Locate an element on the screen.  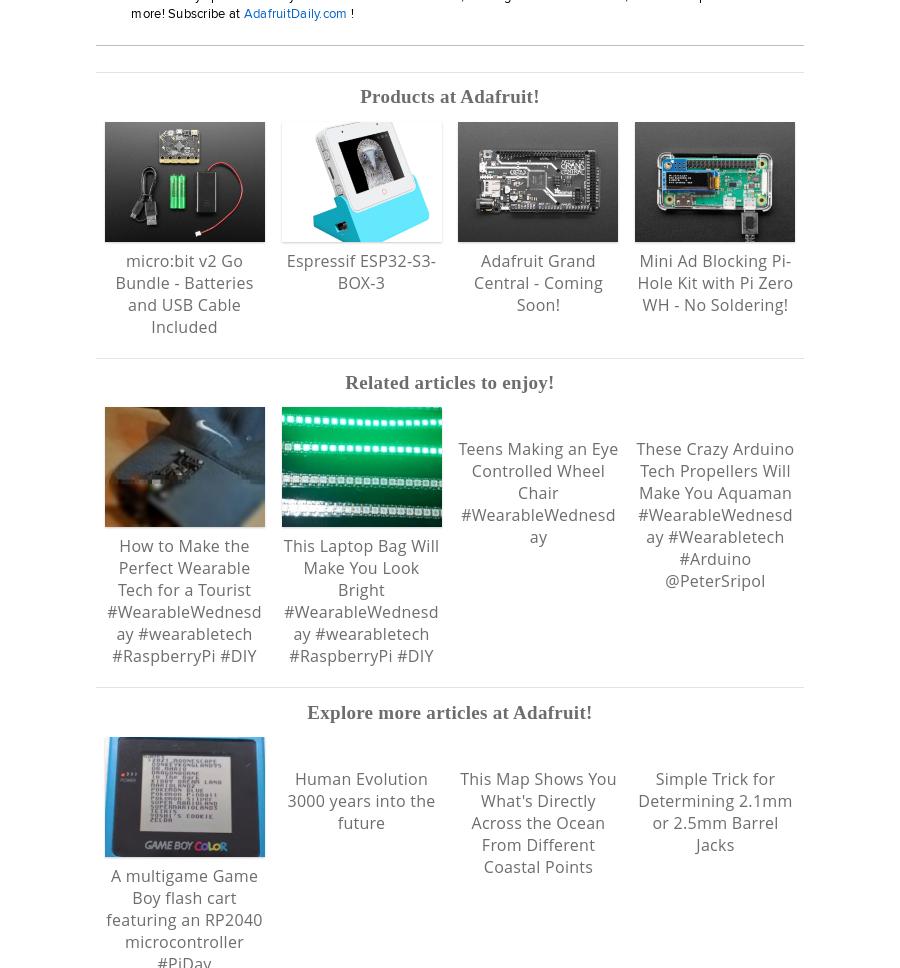
'Espressif ESP32-S3-BOX-3' is located at coordinates (360, 271).